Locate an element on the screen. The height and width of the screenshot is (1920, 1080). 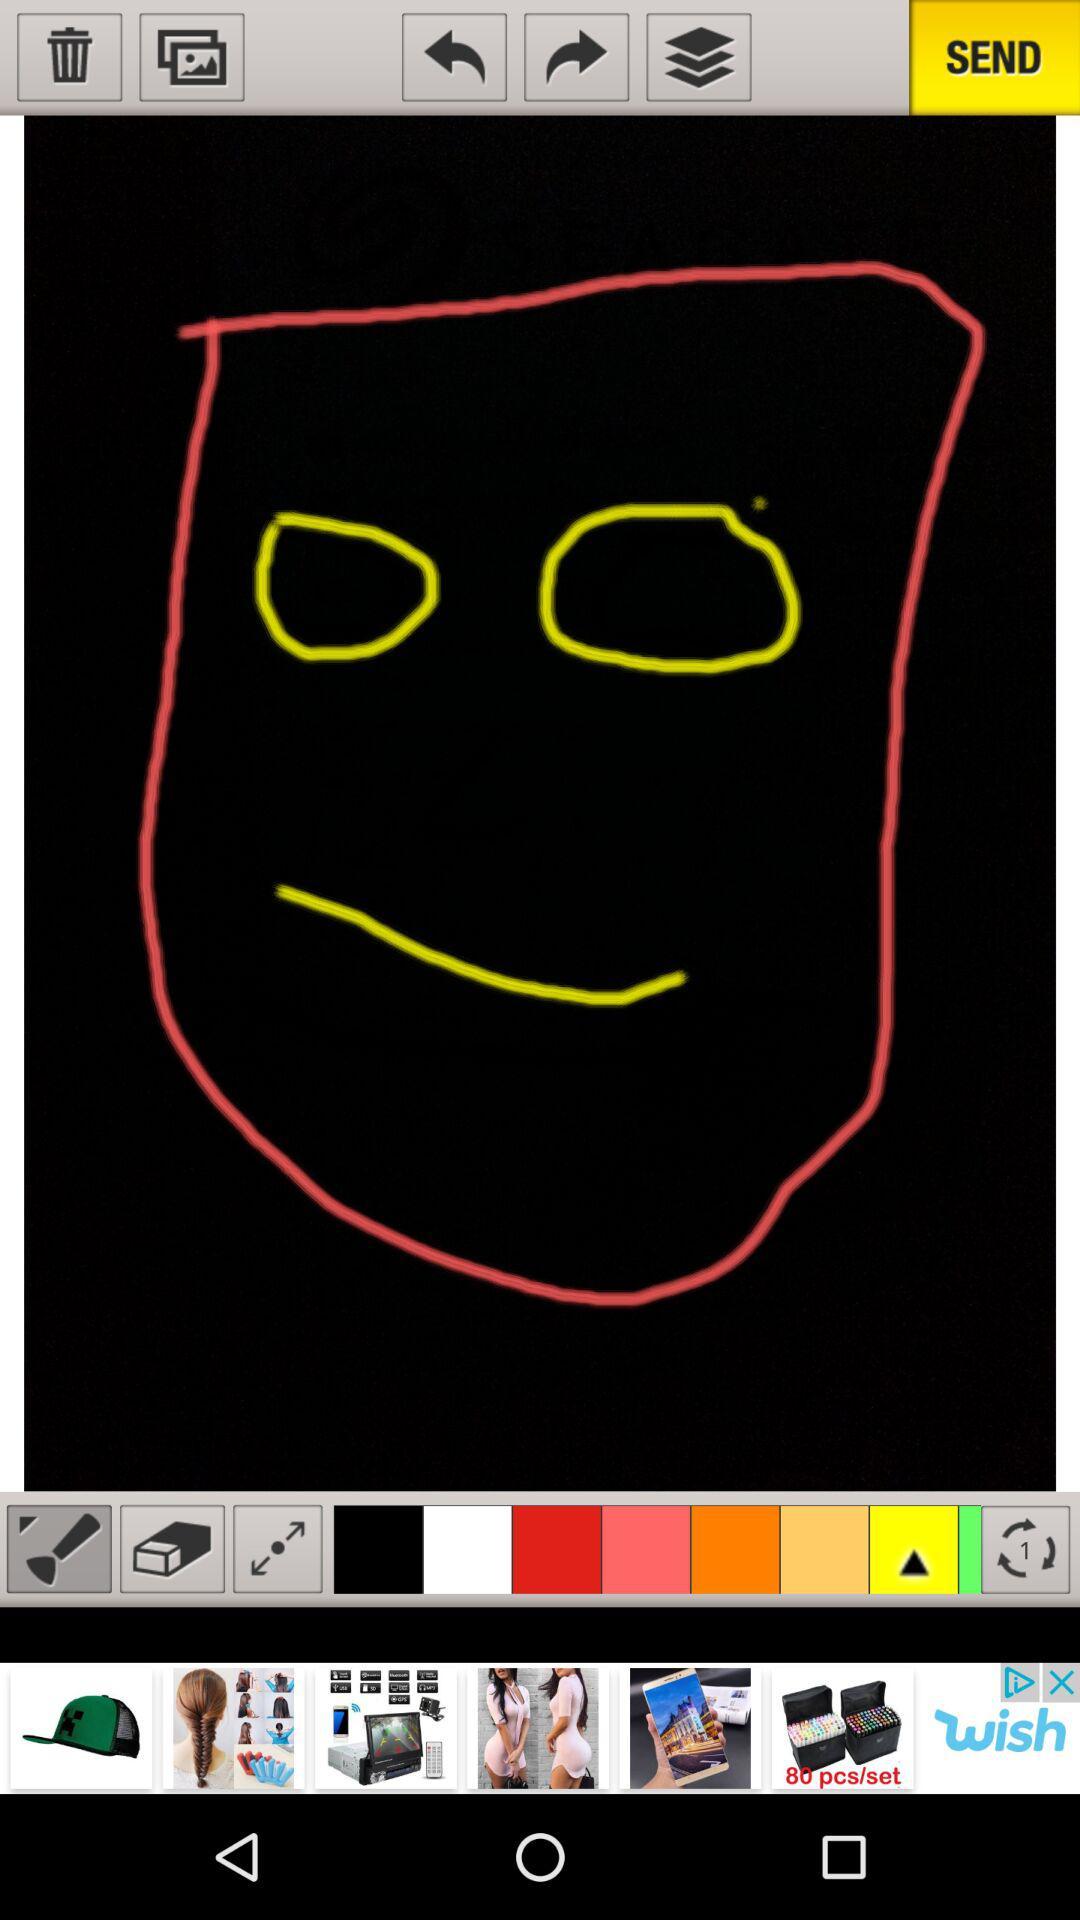
advertising is located at coordinates (540, 1727).